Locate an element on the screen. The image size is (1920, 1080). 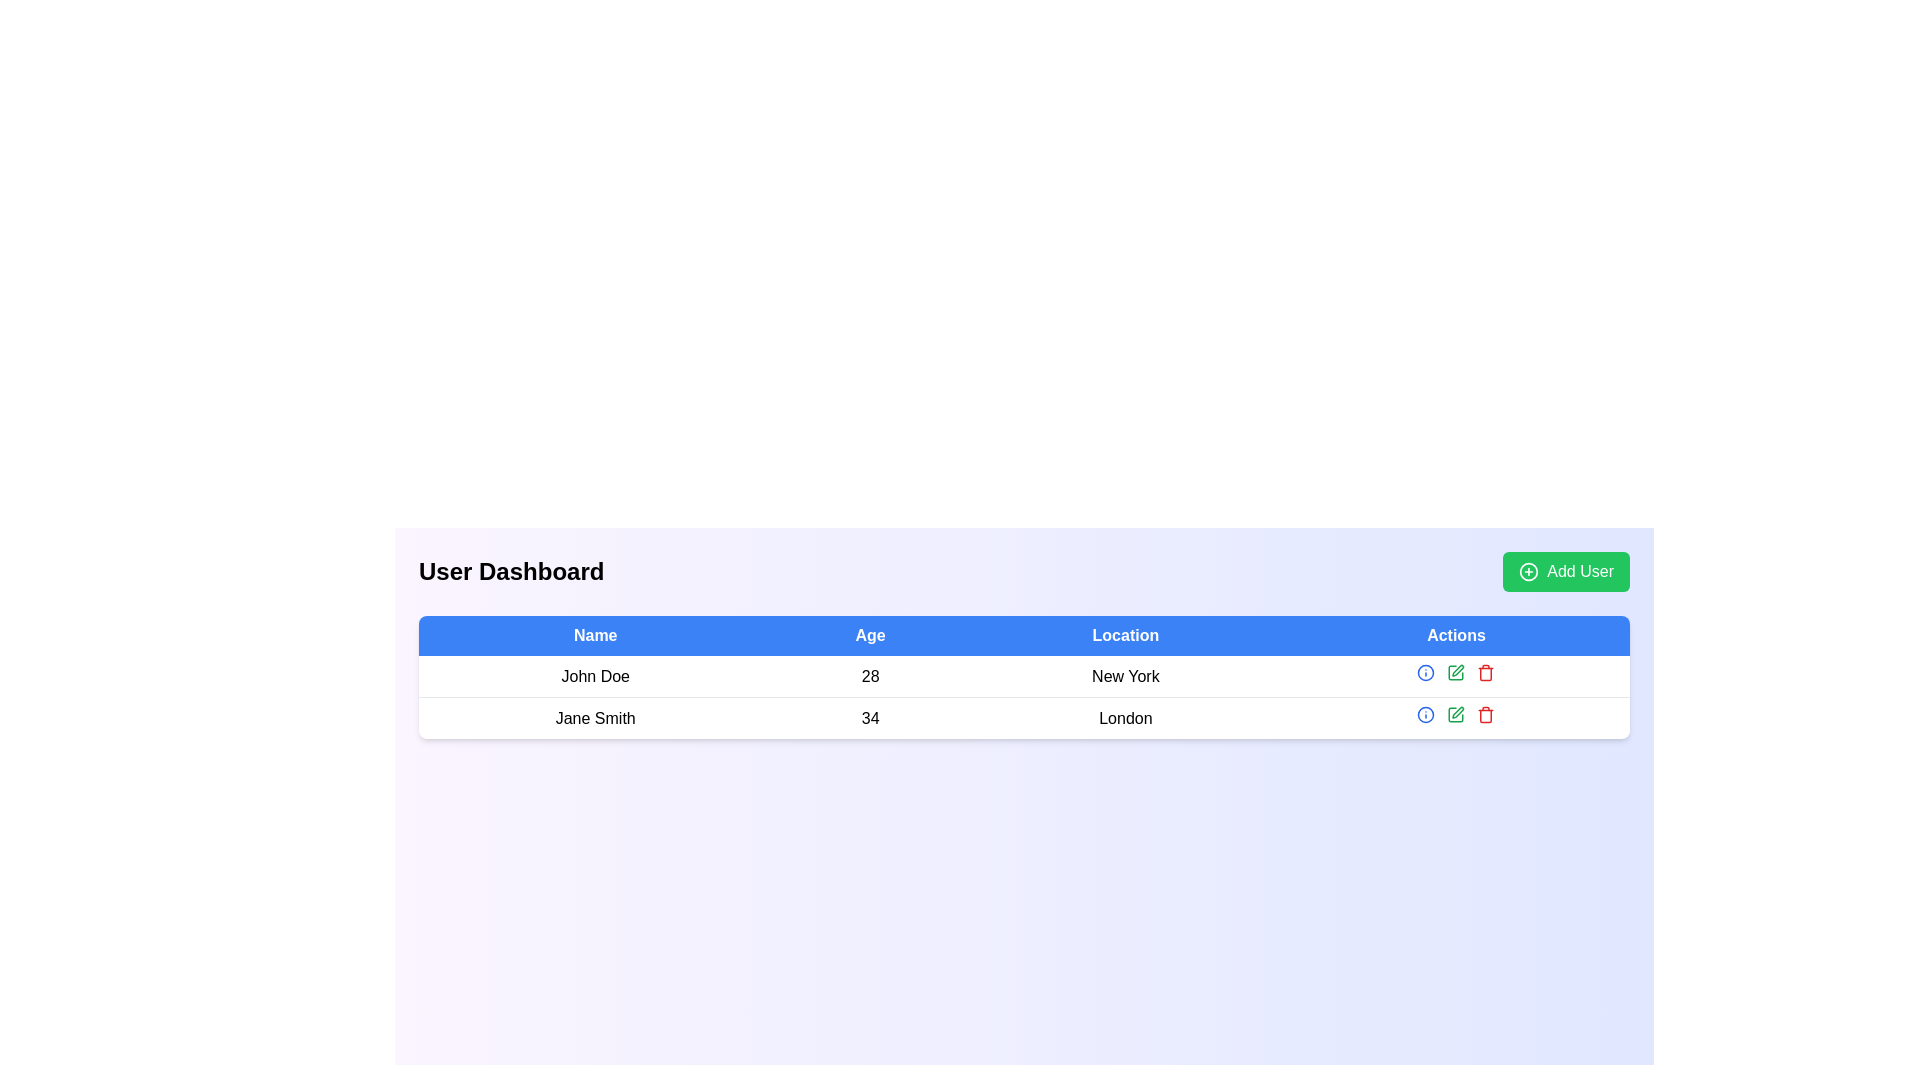
the text label displaying 'New York' in the 'Location' column of the table, which is positioned between the 'Age' and 'Actions' columns is located at coordinates (1125, 675).